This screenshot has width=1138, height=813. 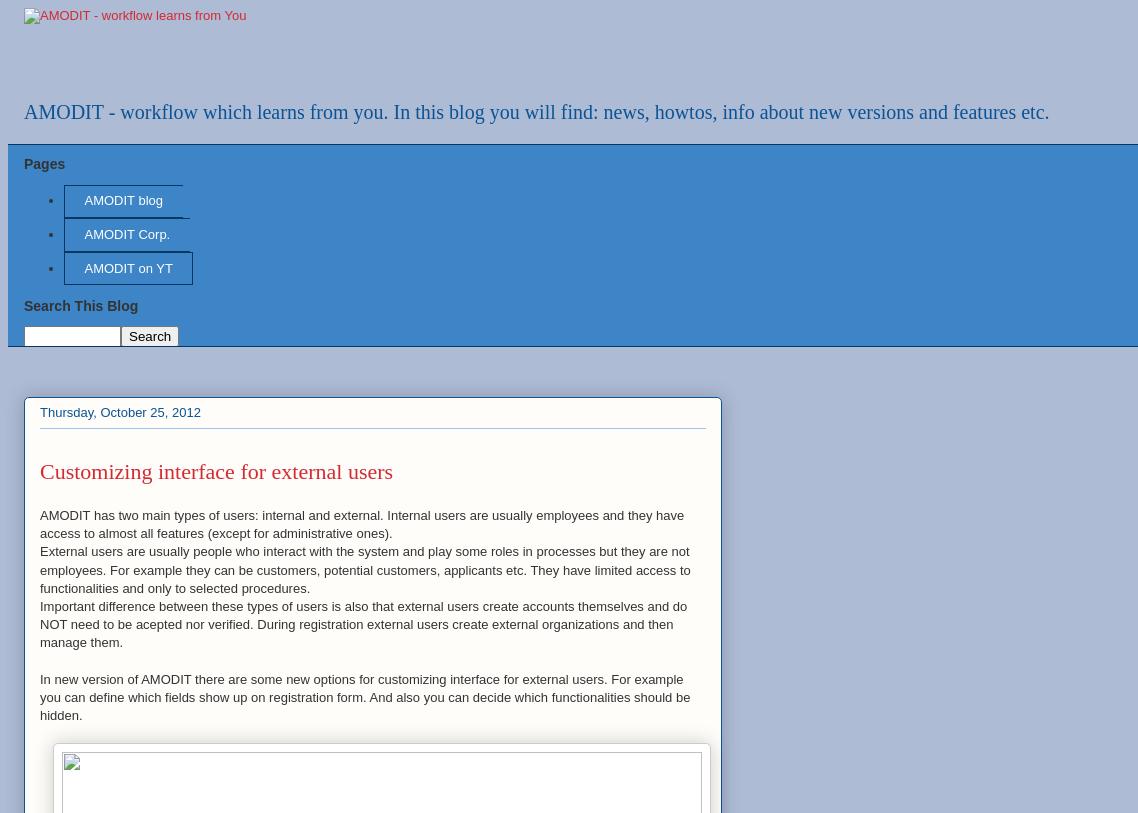 What do you see at coordinates (127, 233) in the screenshot?
I see `'AMODIT Corp.'` at bounding box center [127, 233].